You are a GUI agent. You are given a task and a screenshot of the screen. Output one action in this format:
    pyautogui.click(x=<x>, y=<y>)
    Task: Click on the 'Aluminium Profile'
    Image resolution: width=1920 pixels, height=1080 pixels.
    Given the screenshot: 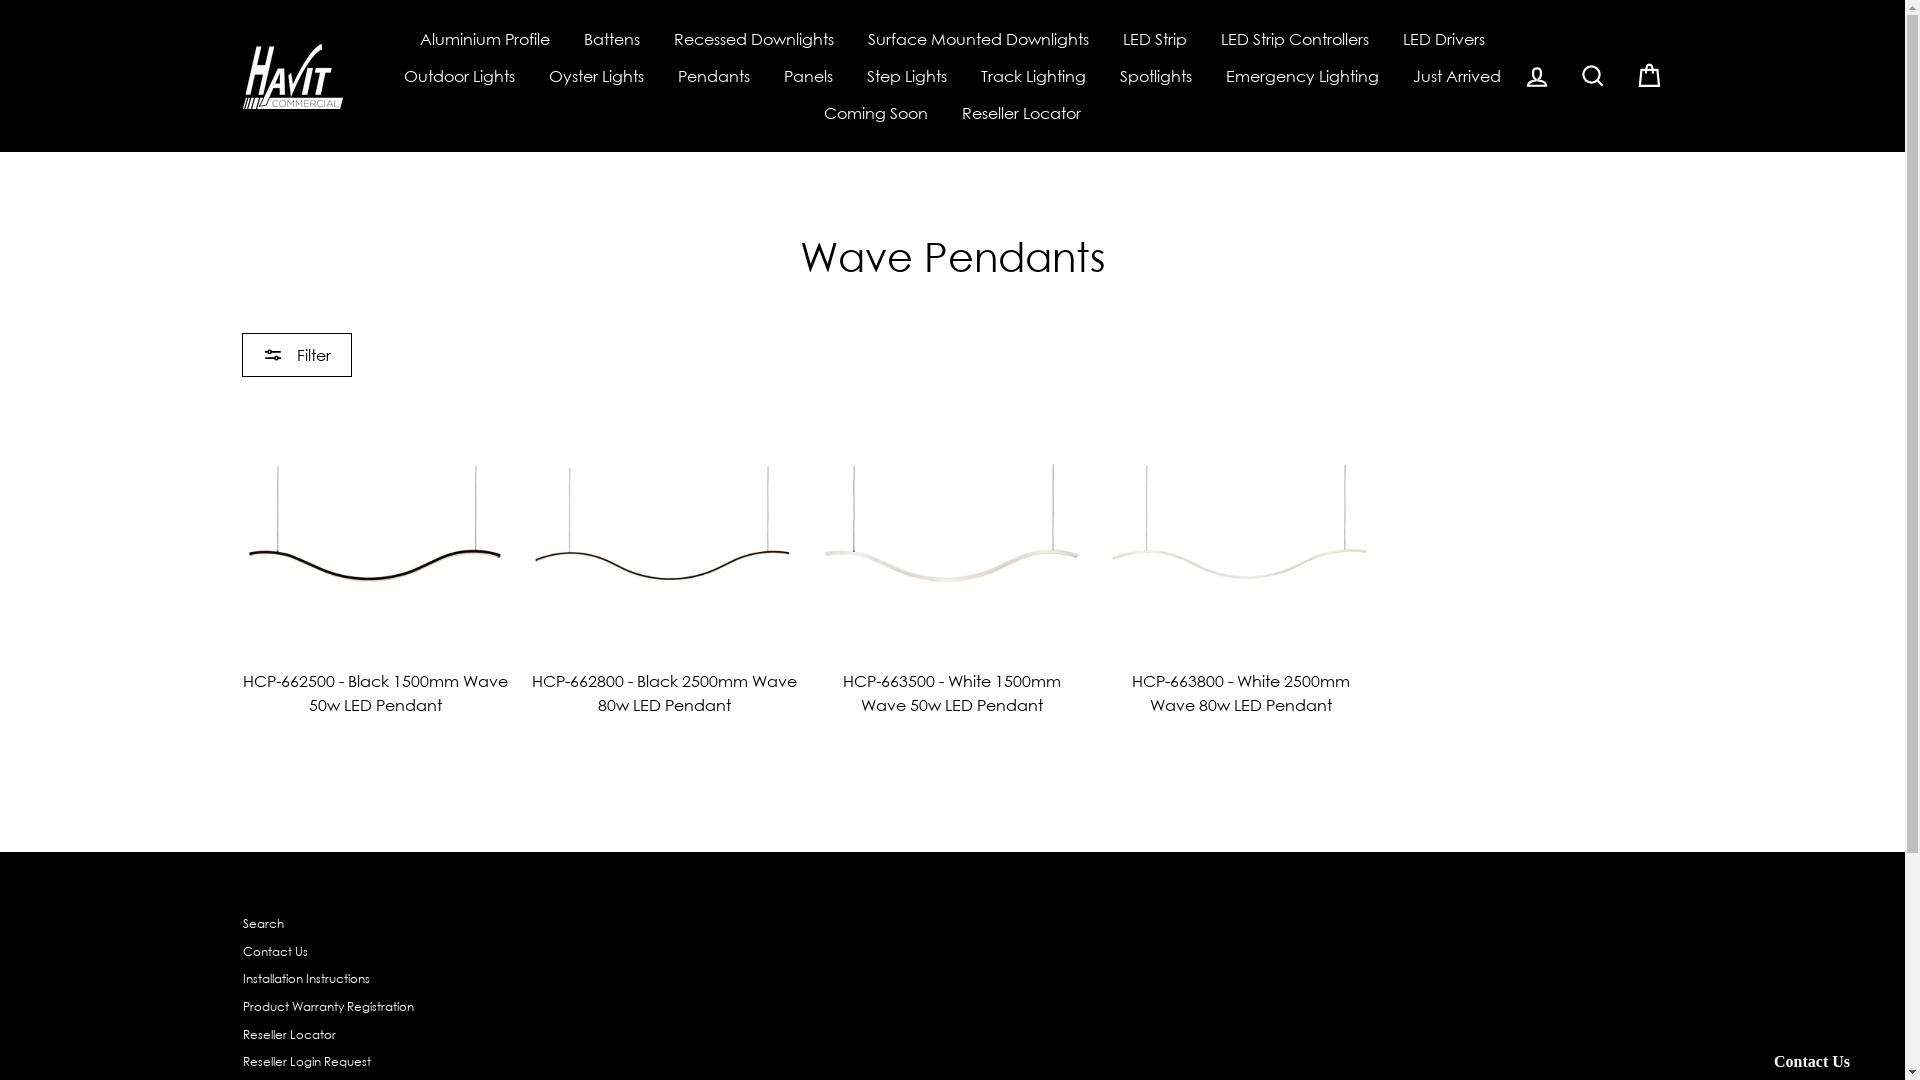 What is the action you would take?
    pyautogui.click(x=484, y=38)
    